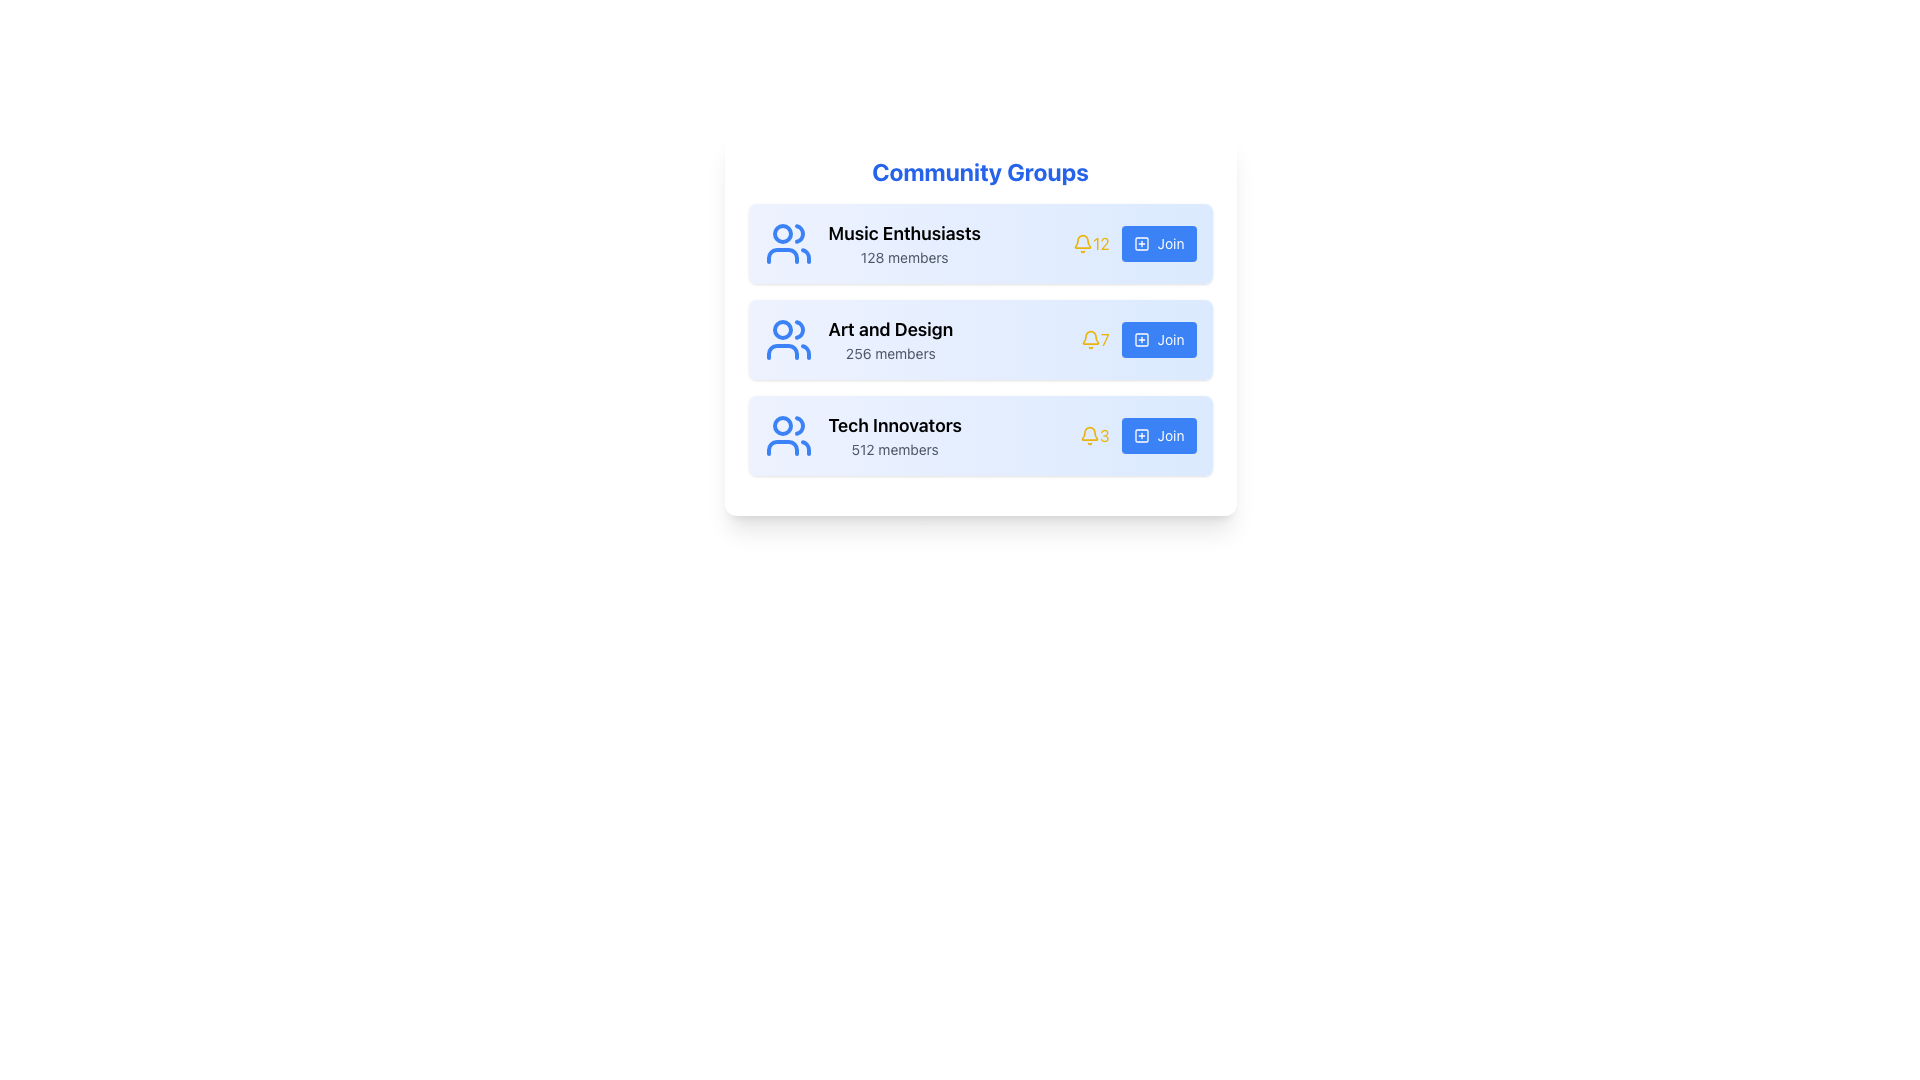 This screenshot has height=1080, width=1920. I want to click on the decorative icon representing the 'Music Enthusiasts' group located in the top-left corner of its segment to enhance visual association with the community category, so click(787, 242).